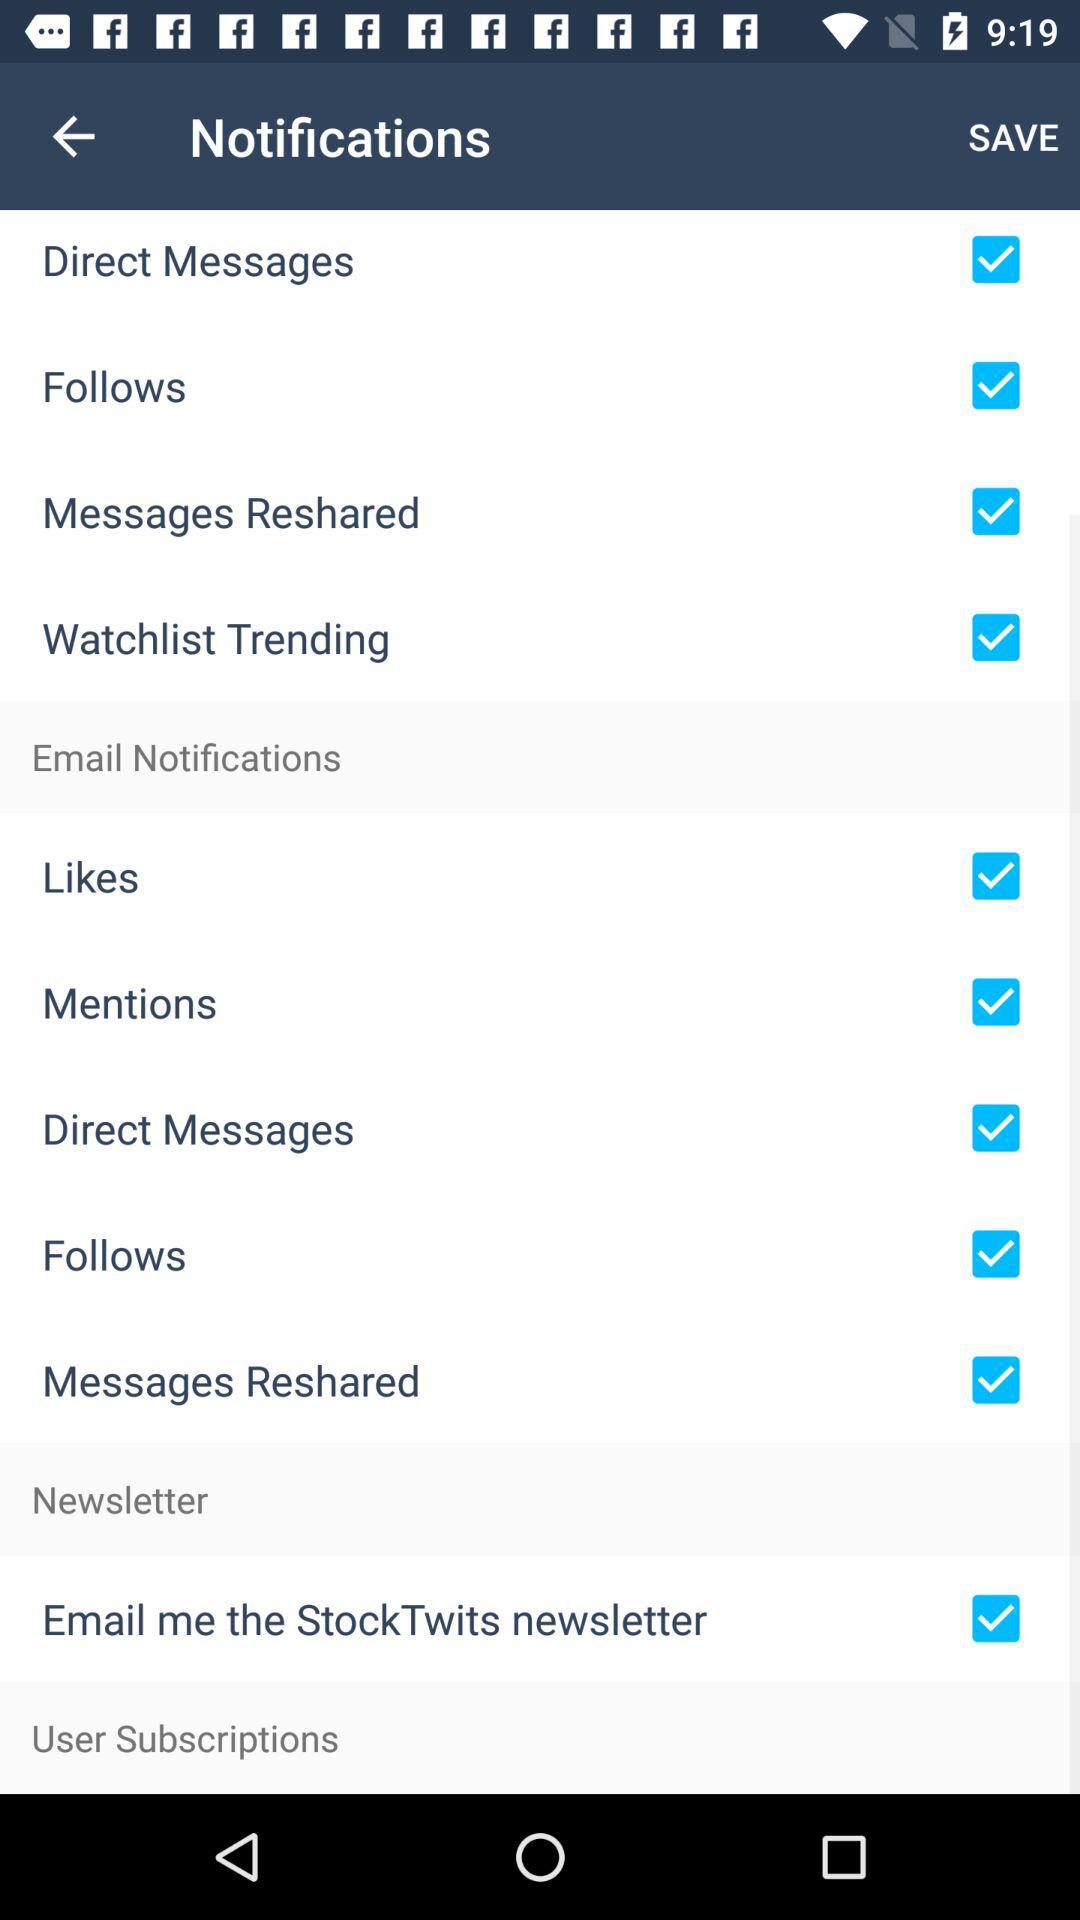  What do you see at coordinates (72, 135) in the screenshot?
I see `icon to the left of notifications icon` at bounding box center [72, 135].